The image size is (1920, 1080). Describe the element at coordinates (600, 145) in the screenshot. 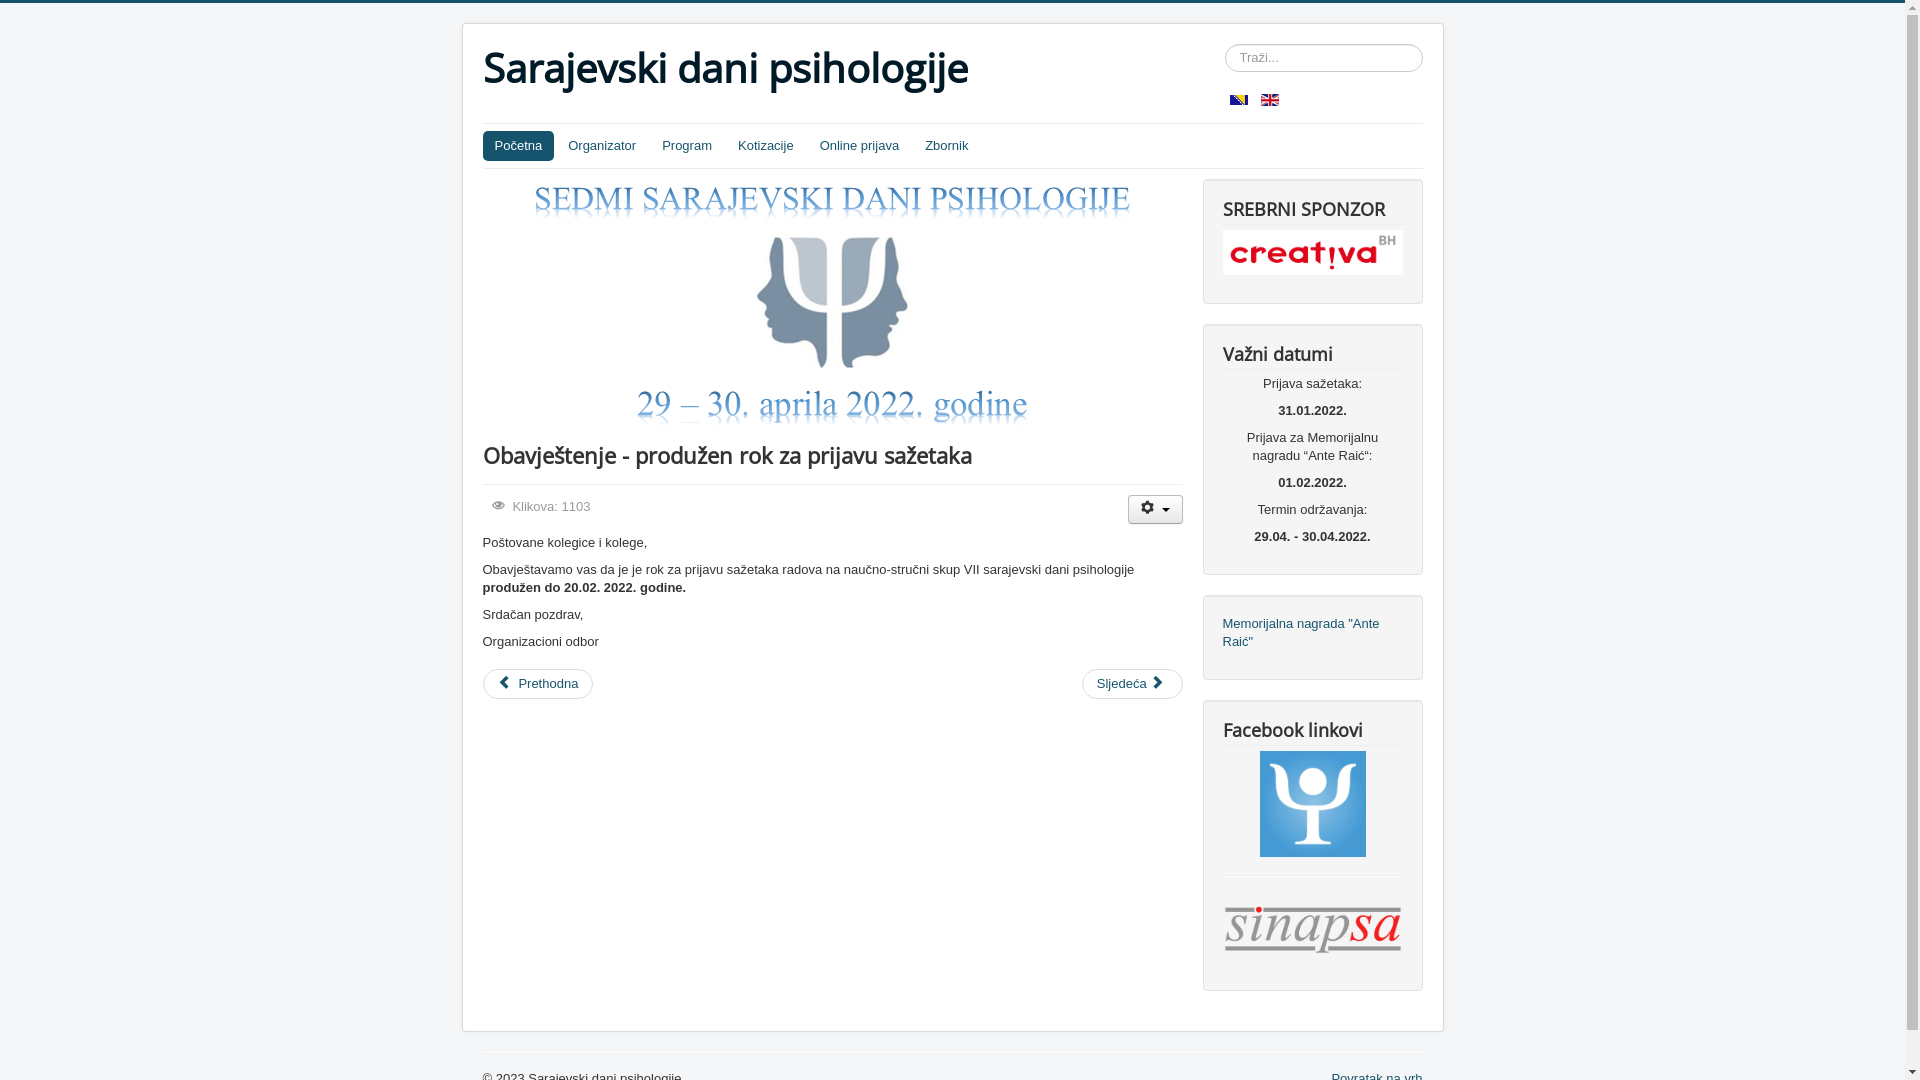

I see `'Organizator'` at that location.